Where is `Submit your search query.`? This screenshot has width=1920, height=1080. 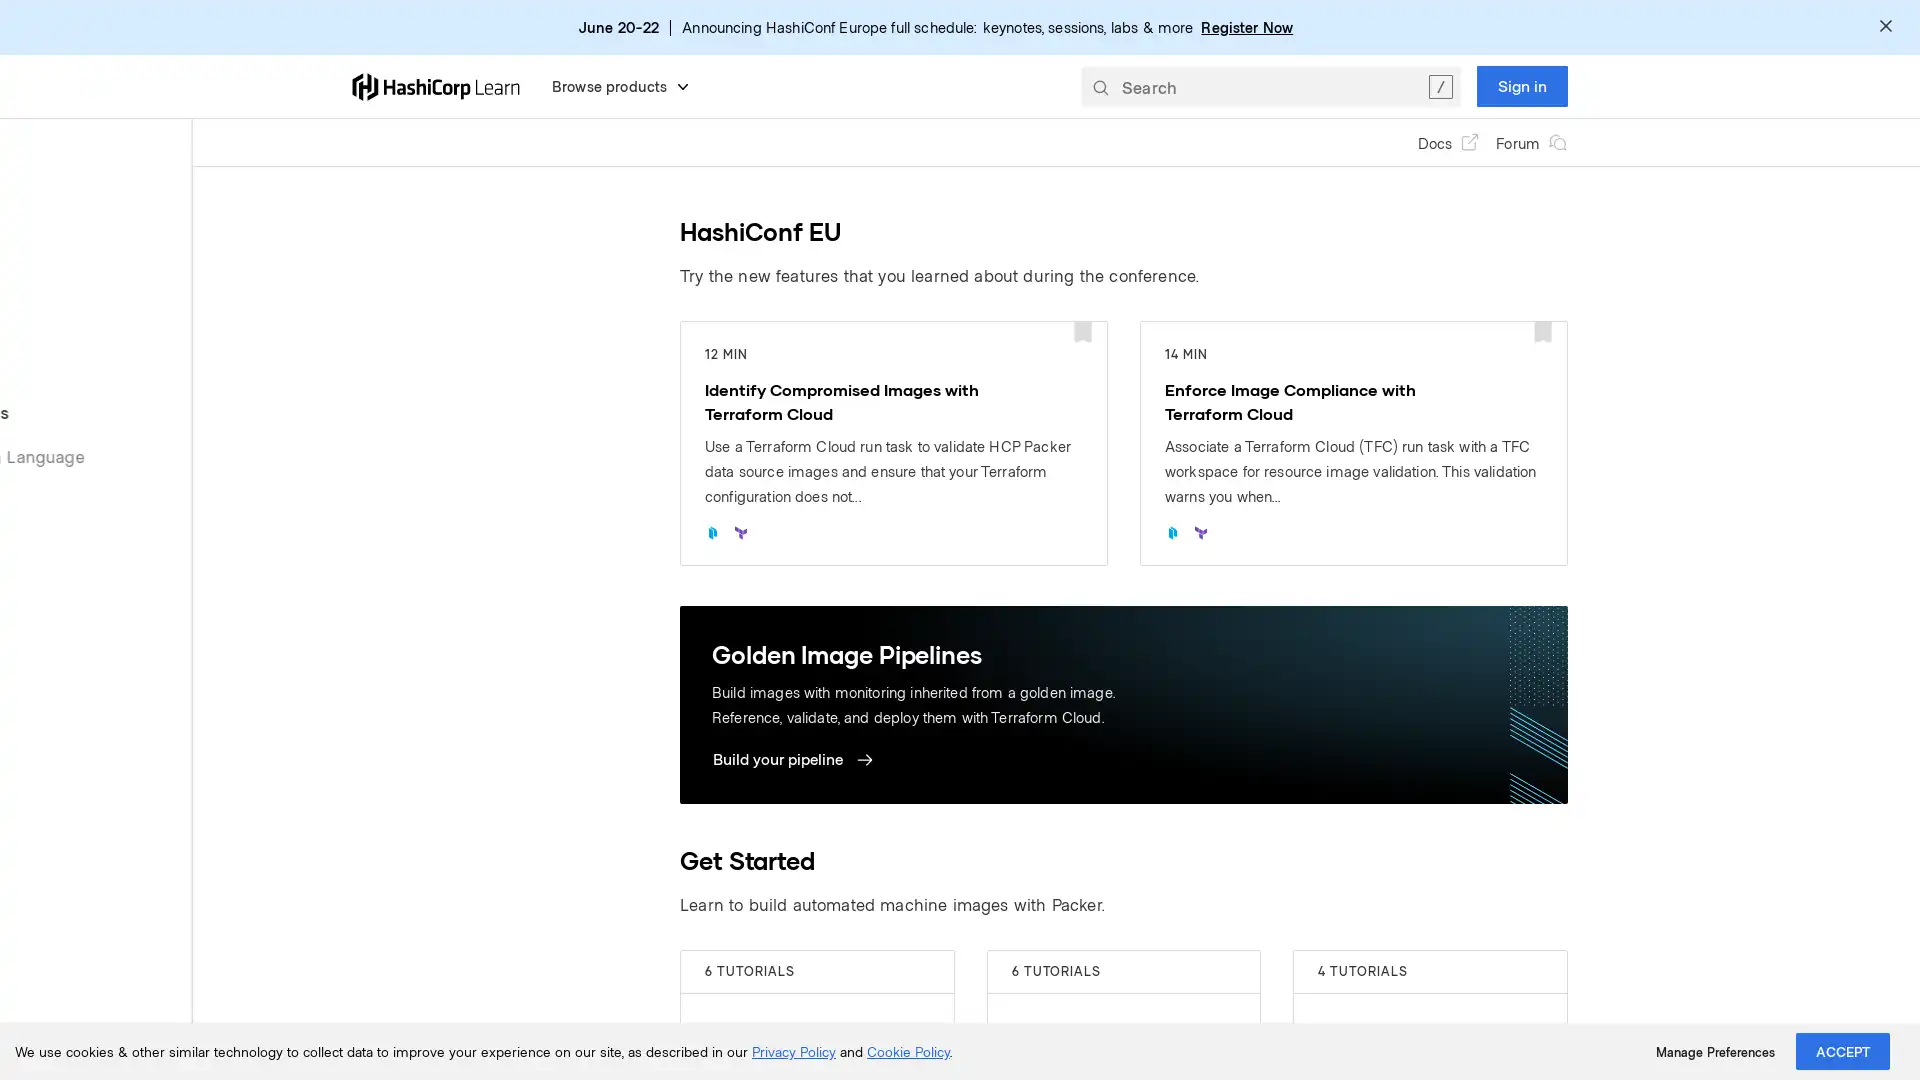
Submit your search query. is located at coordinates (1099, 84).